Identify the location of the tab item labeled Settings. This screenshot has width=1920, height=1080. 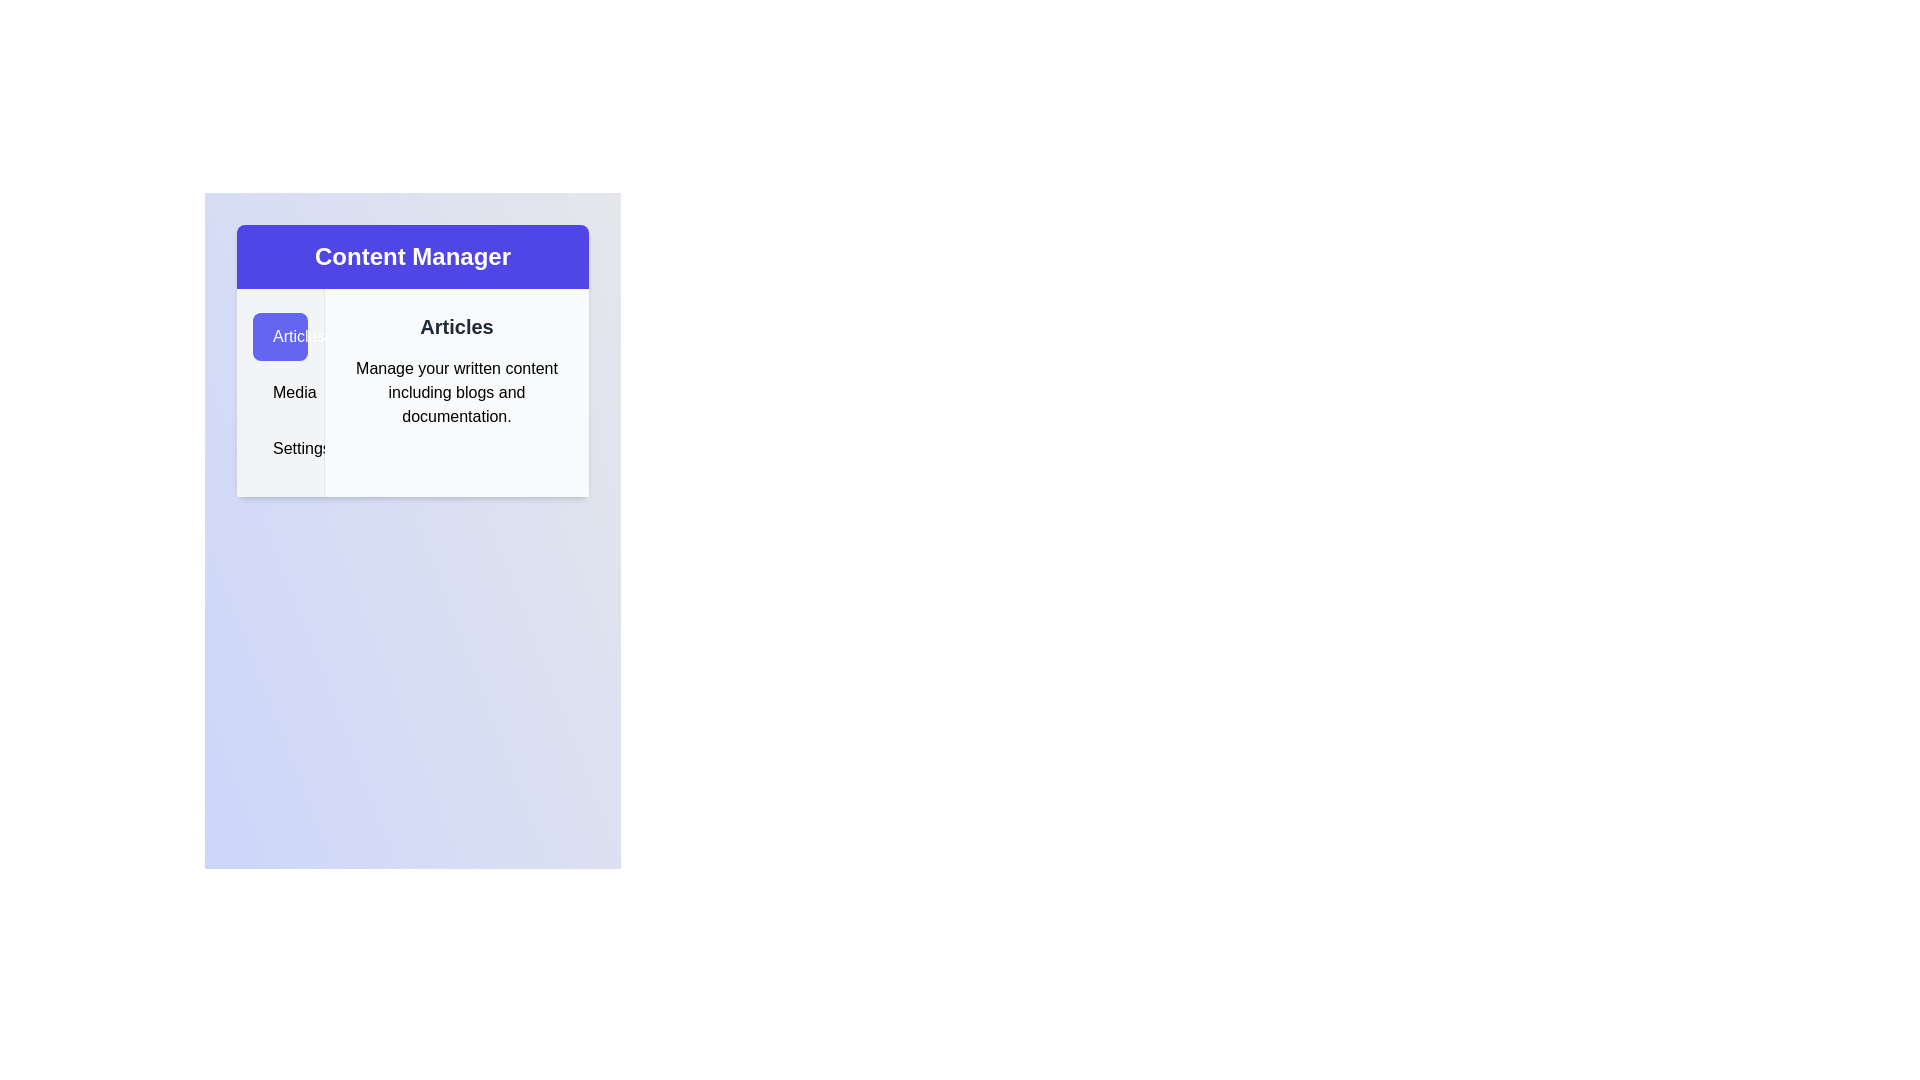
(279, 447).